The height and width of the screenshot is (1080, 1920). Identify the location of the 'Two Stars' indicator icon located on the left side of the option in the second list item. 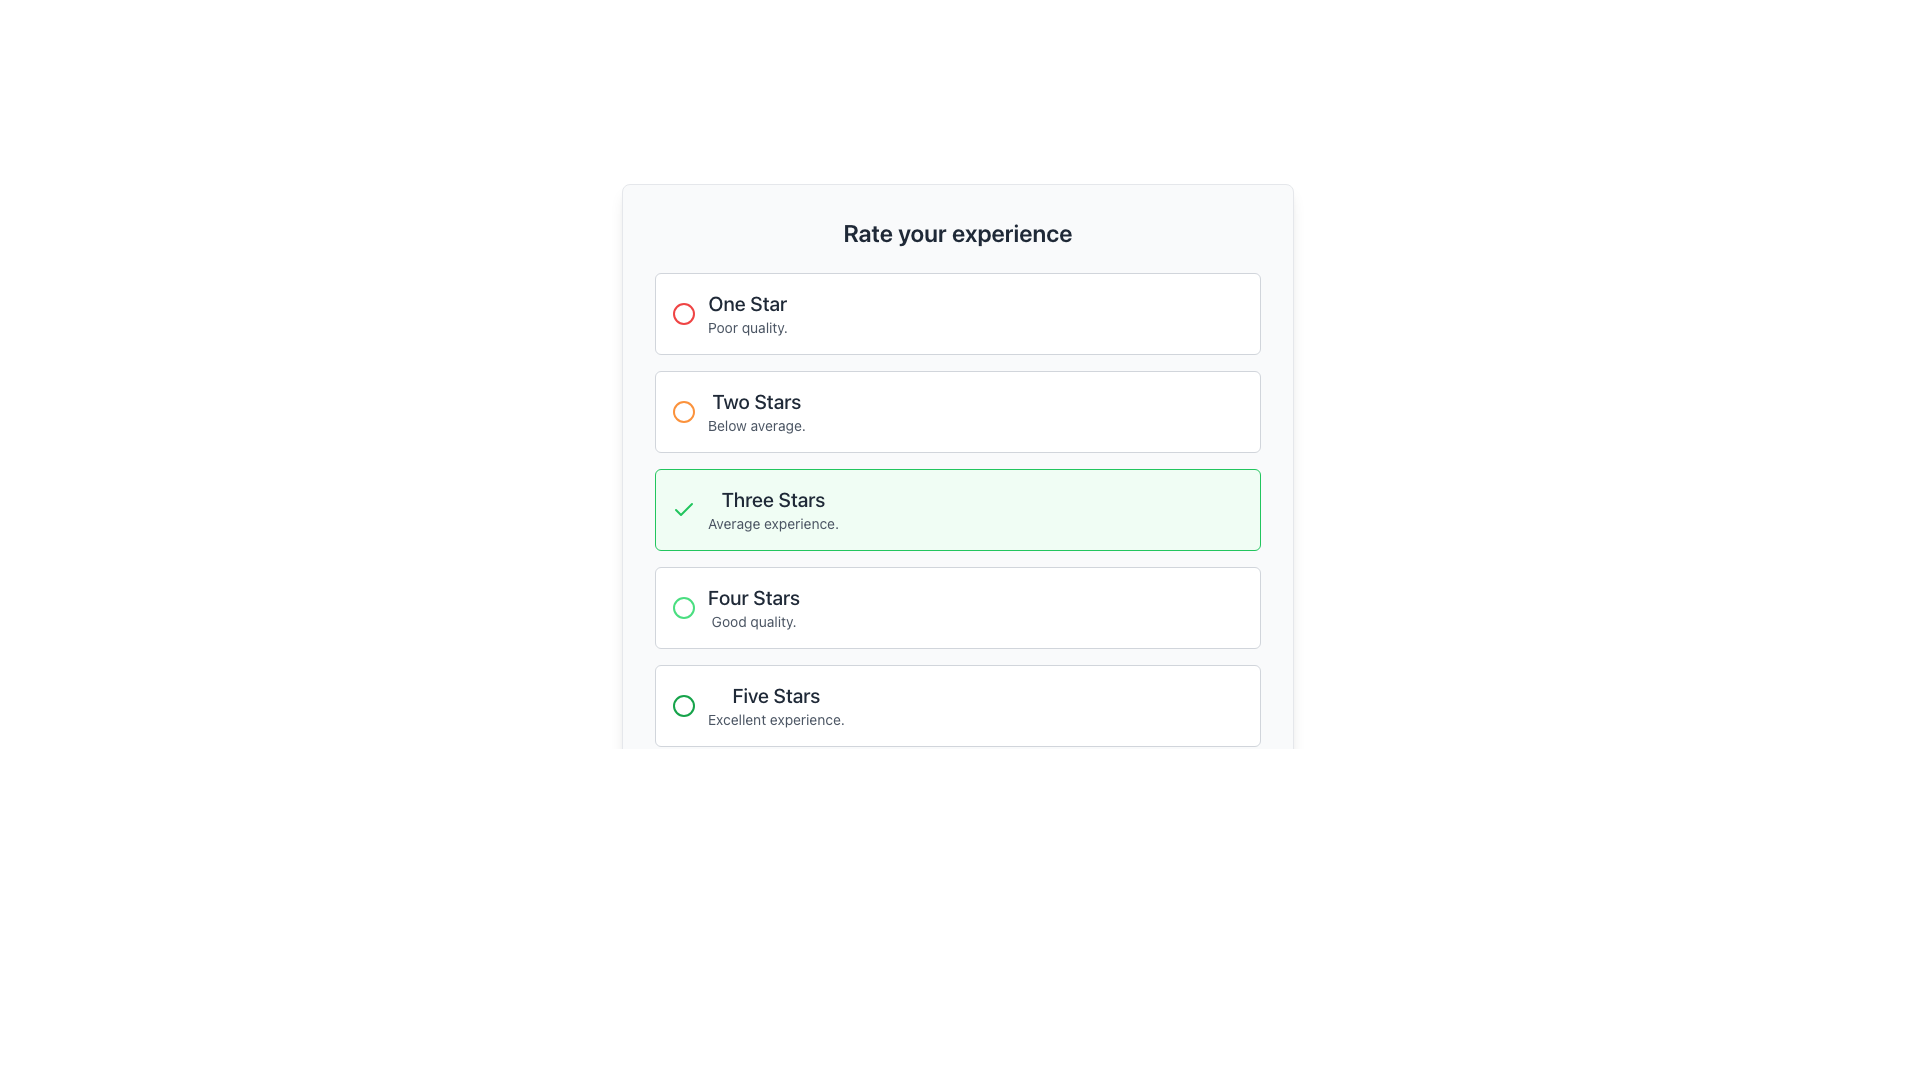
(684, 411).